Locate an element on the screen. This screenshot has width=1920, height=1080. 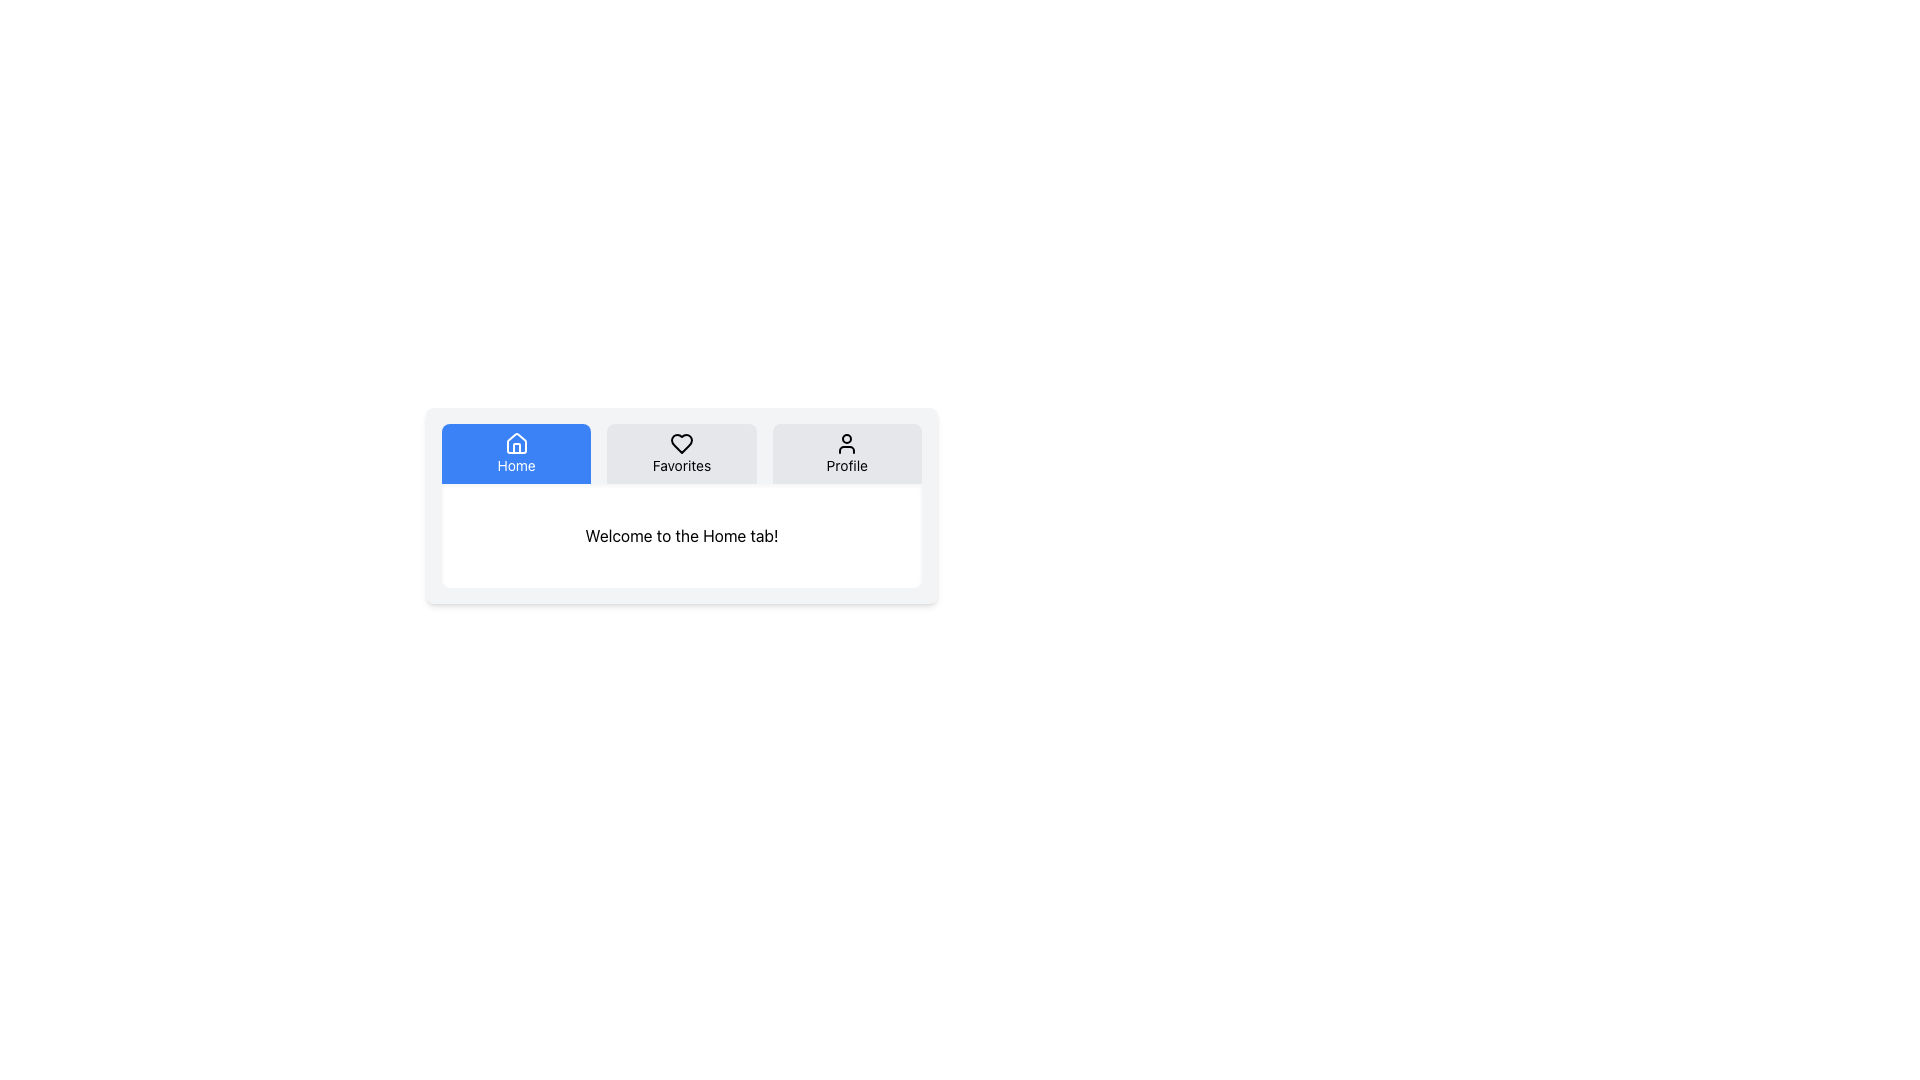
the 'Home' icon located at the top of the navigation bar is located at coordinates (516, 442).